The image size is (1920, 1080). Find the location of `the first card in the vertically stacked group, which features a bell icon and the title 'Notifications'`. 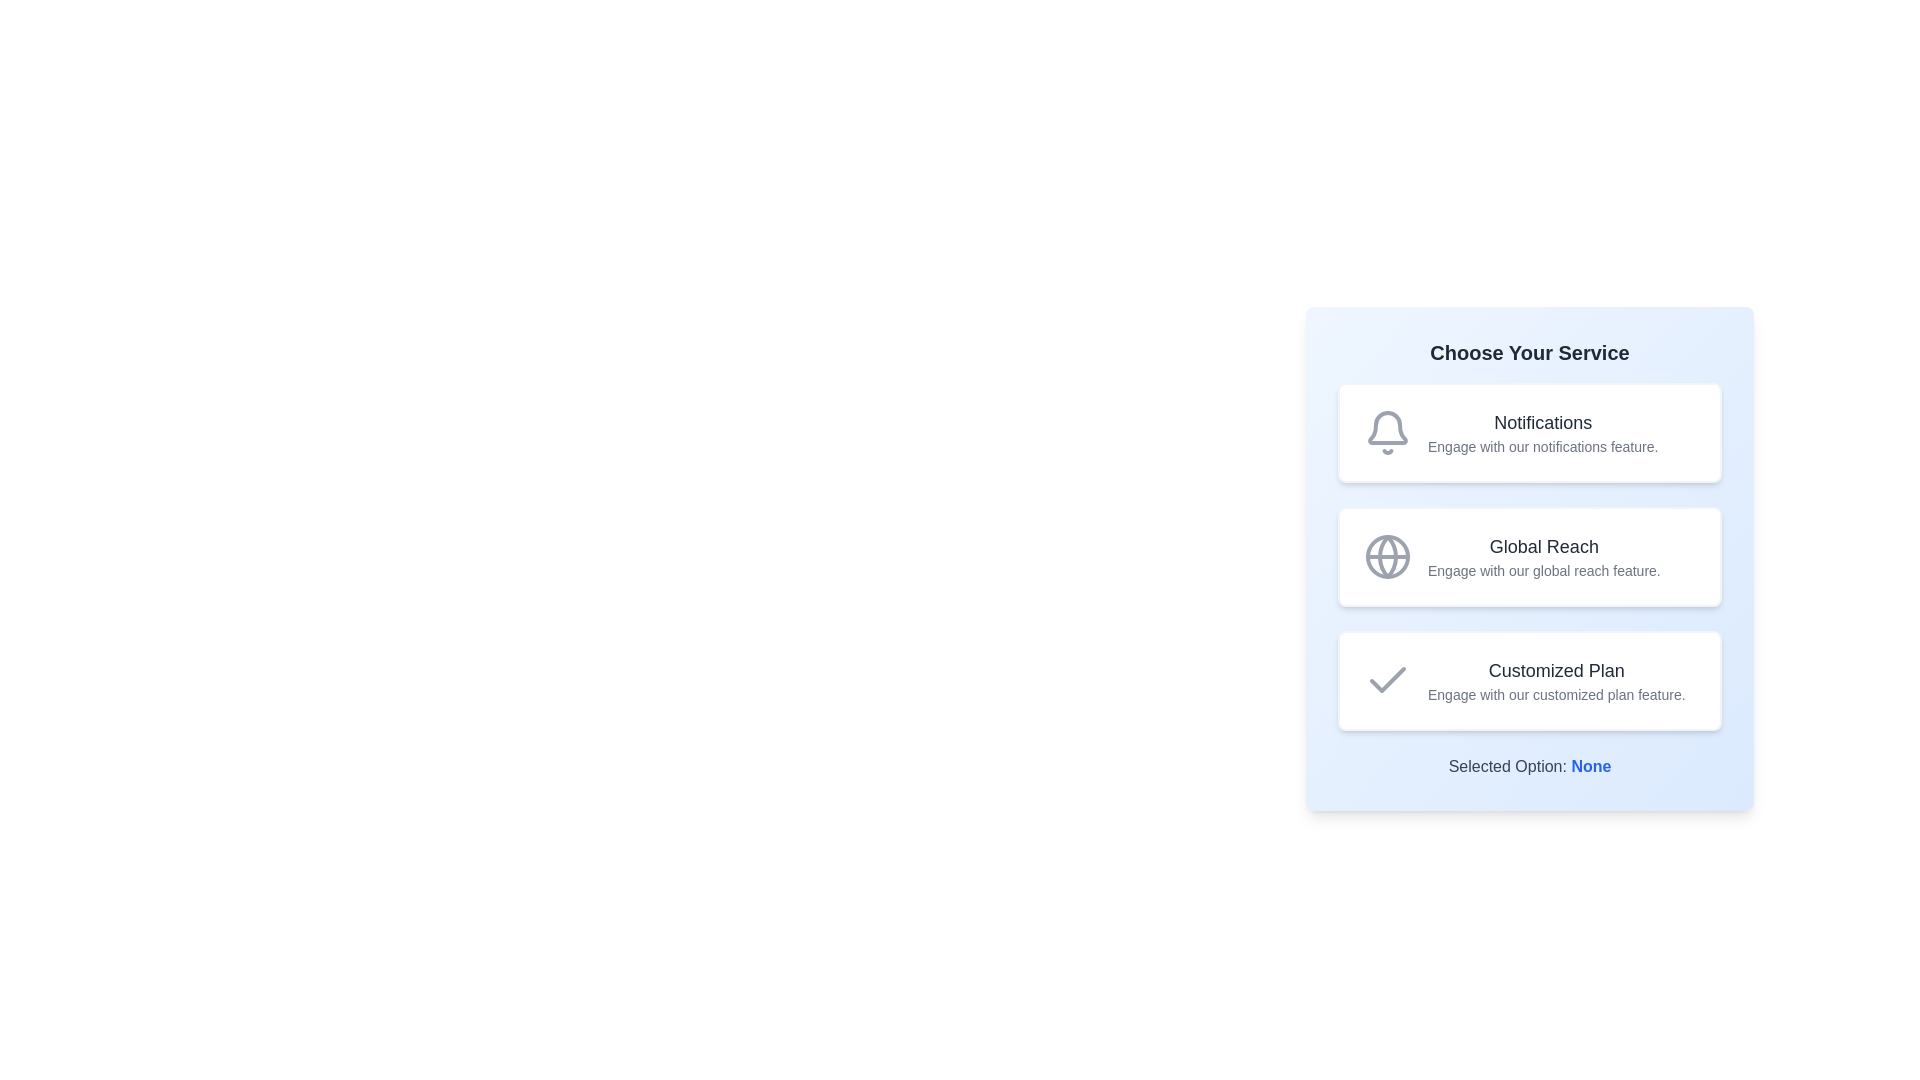

the first card in the vertically stacked group, which features a bell icon and the title 'Notifications' is located at coordinates (1529, 431).